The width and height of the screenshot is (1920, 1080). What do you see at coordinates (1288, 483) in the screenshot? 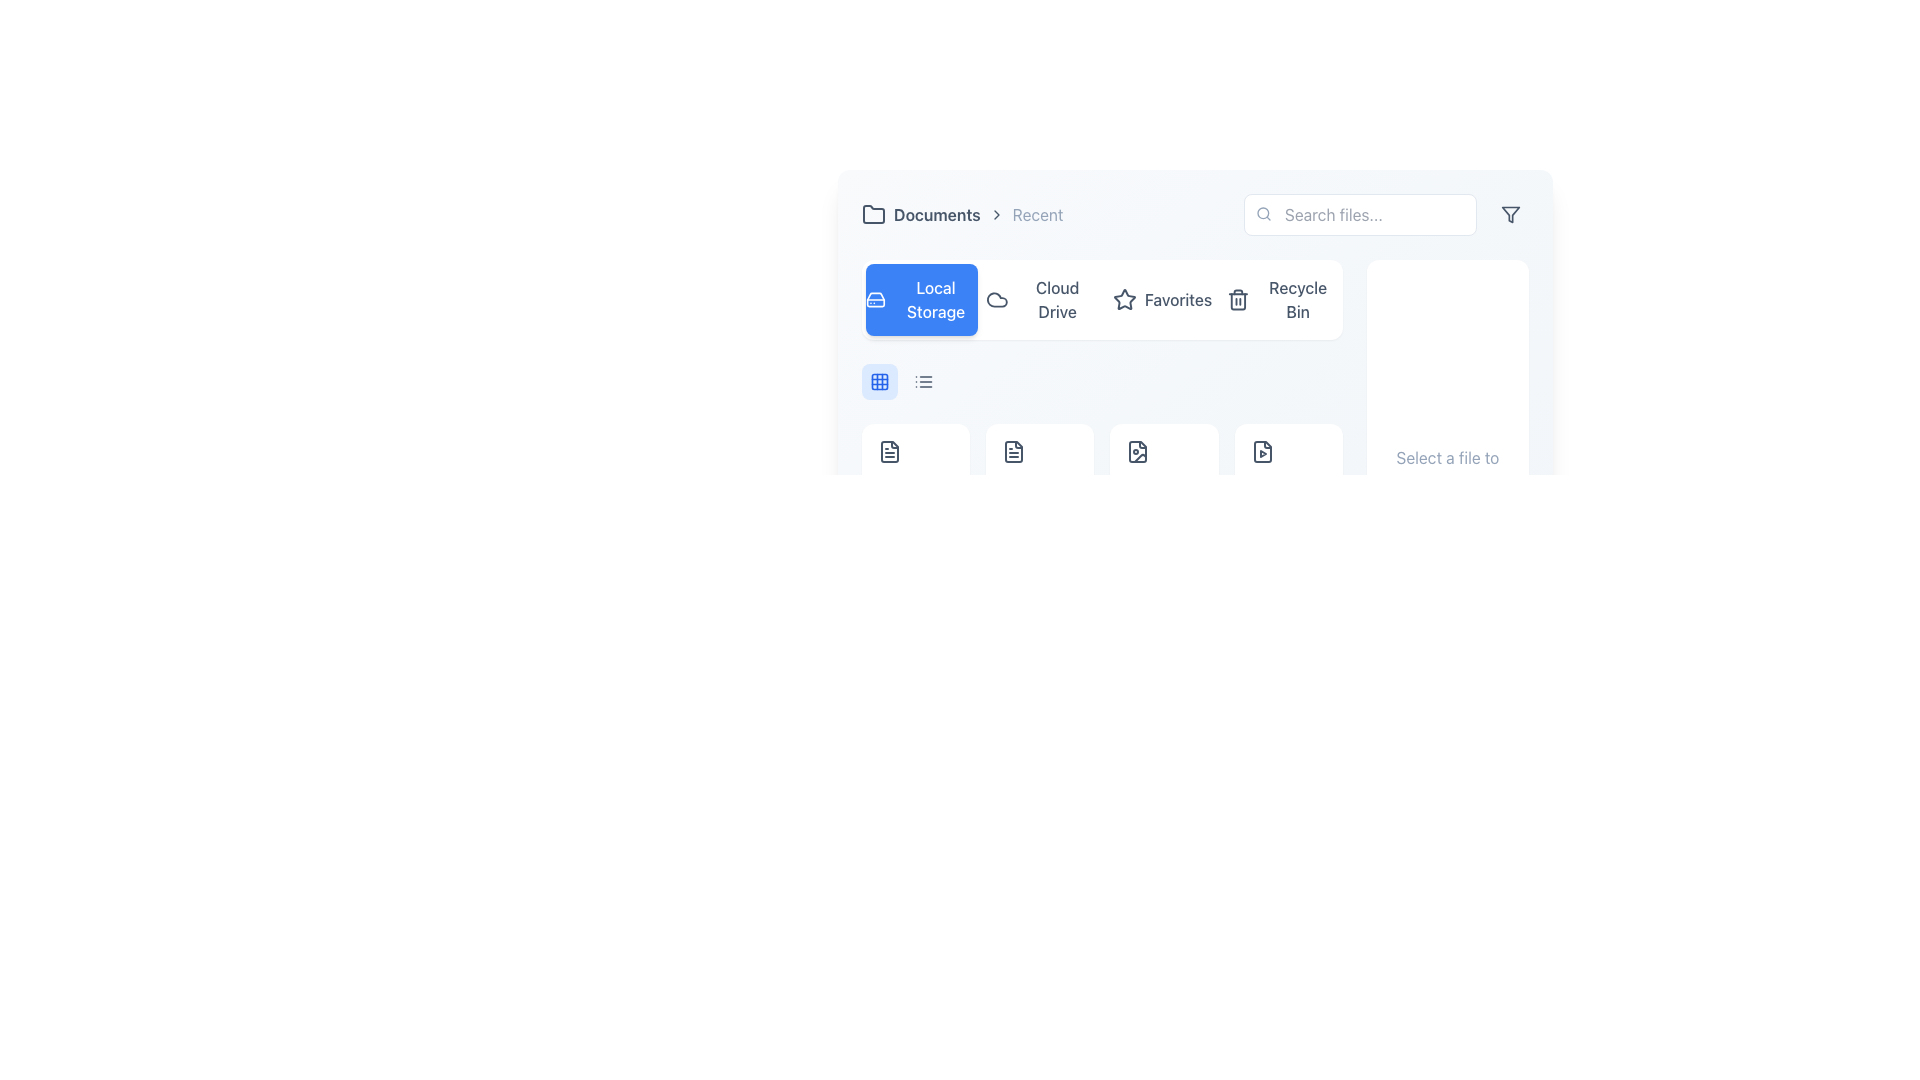
I see `the fifth video file item` at bounding box center [1288, 483].